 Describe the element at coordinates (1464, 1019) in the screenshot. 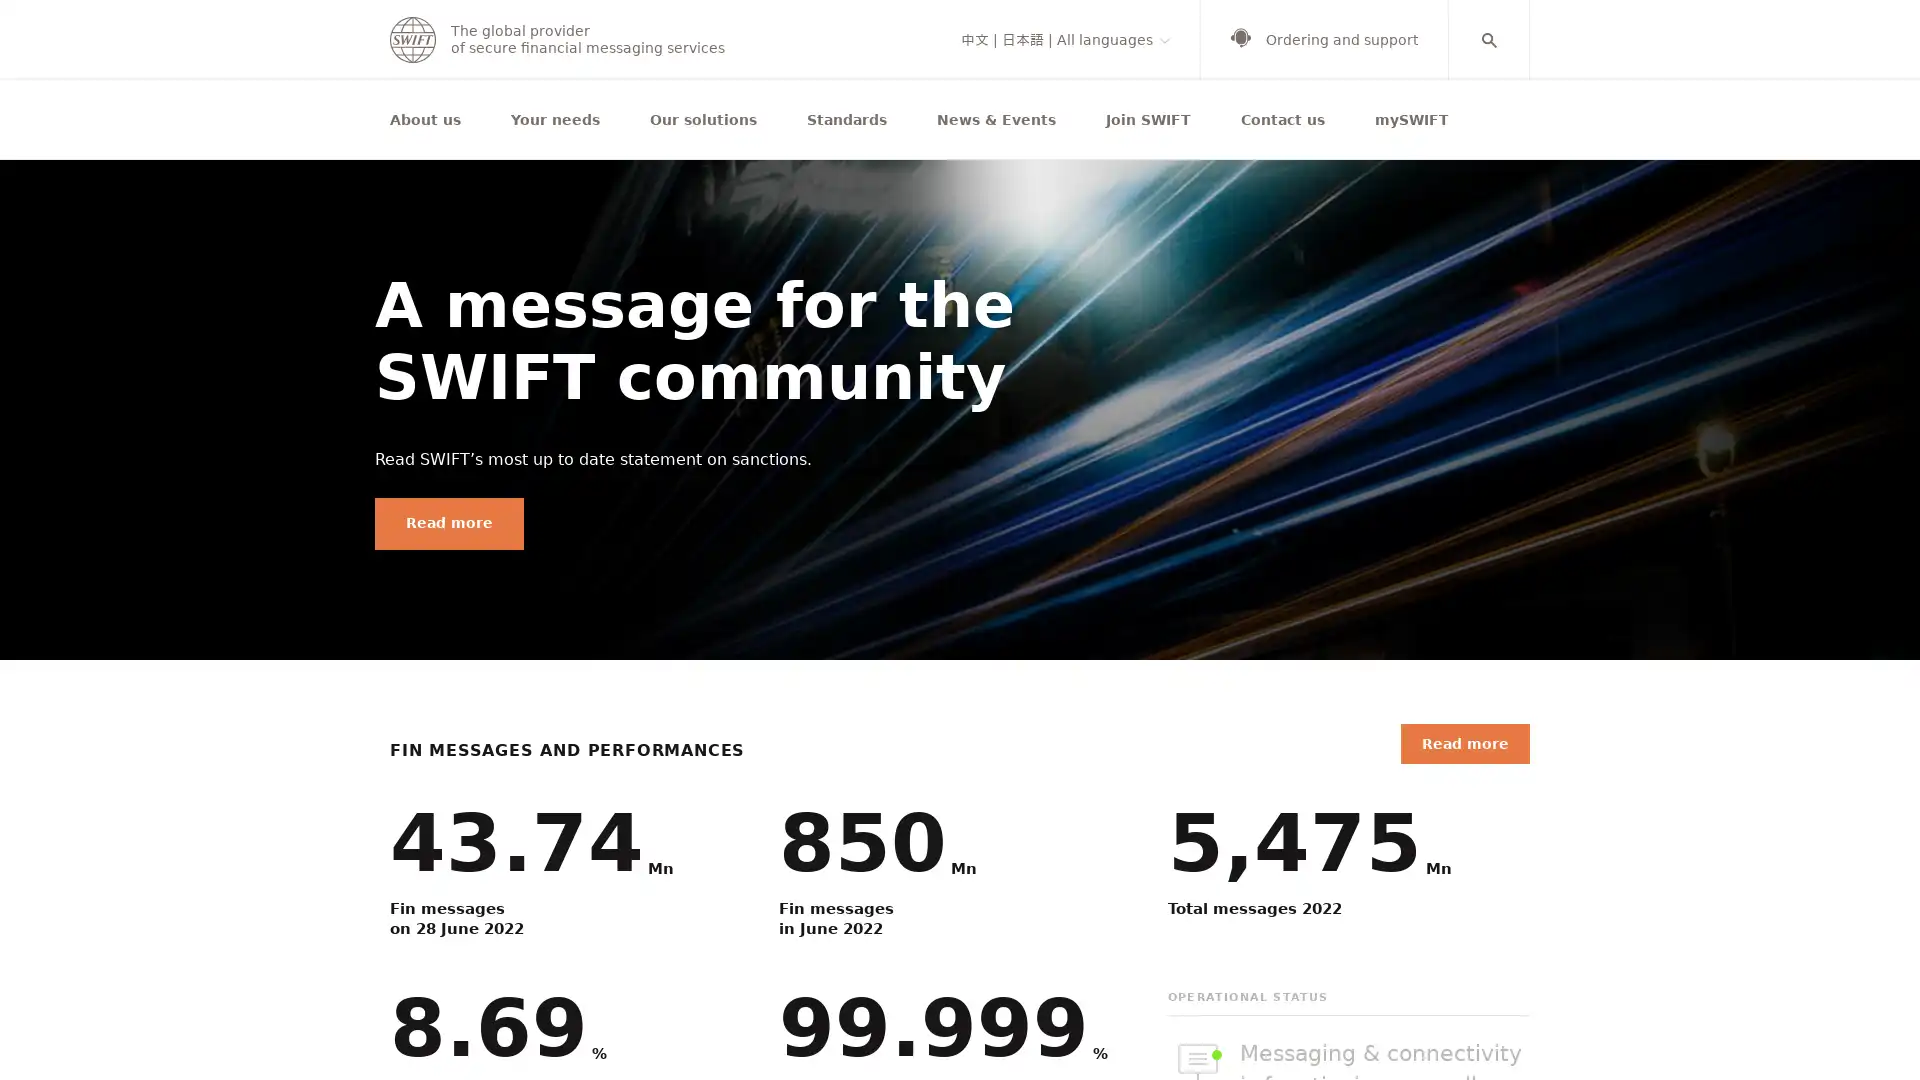

I see `Reject All` at that location.